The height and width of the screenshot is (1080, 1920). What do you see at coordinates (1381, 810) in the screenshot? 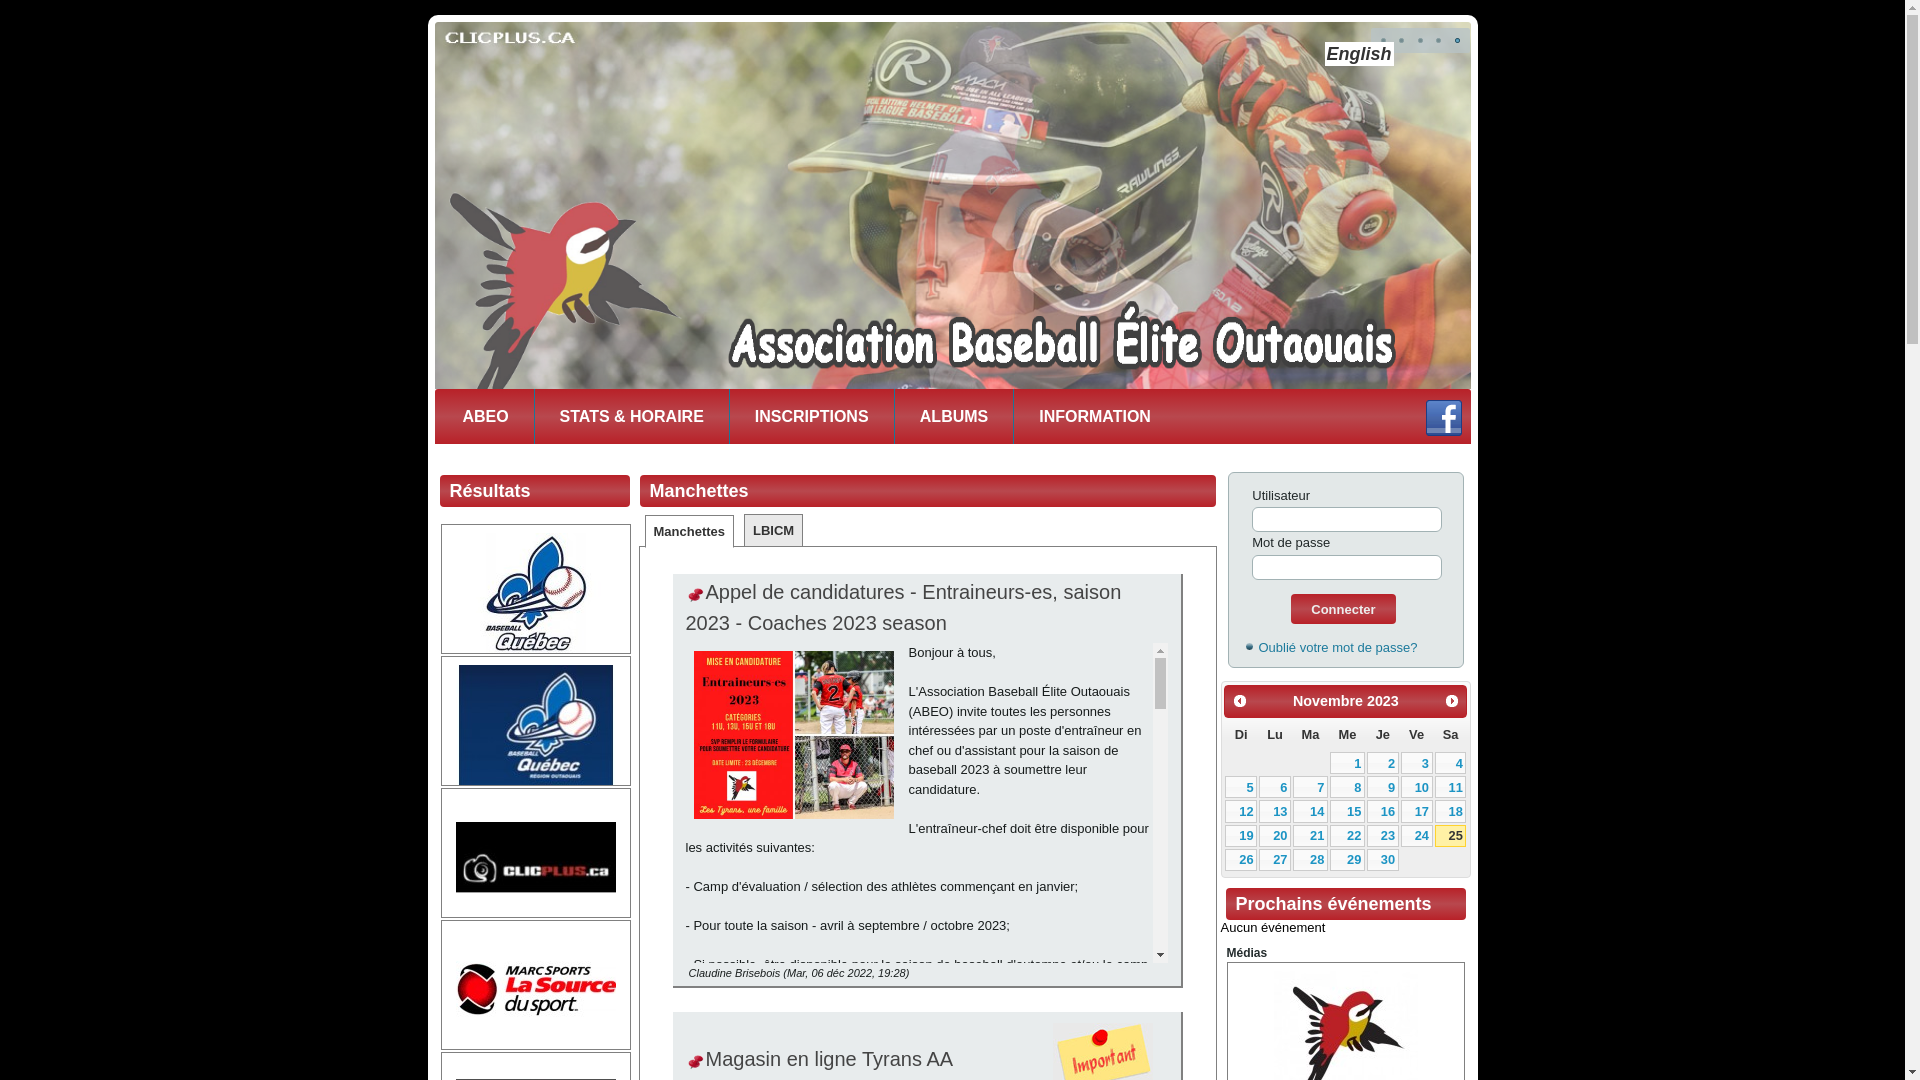
I see `'16'` at bounding box center [1381, 810].